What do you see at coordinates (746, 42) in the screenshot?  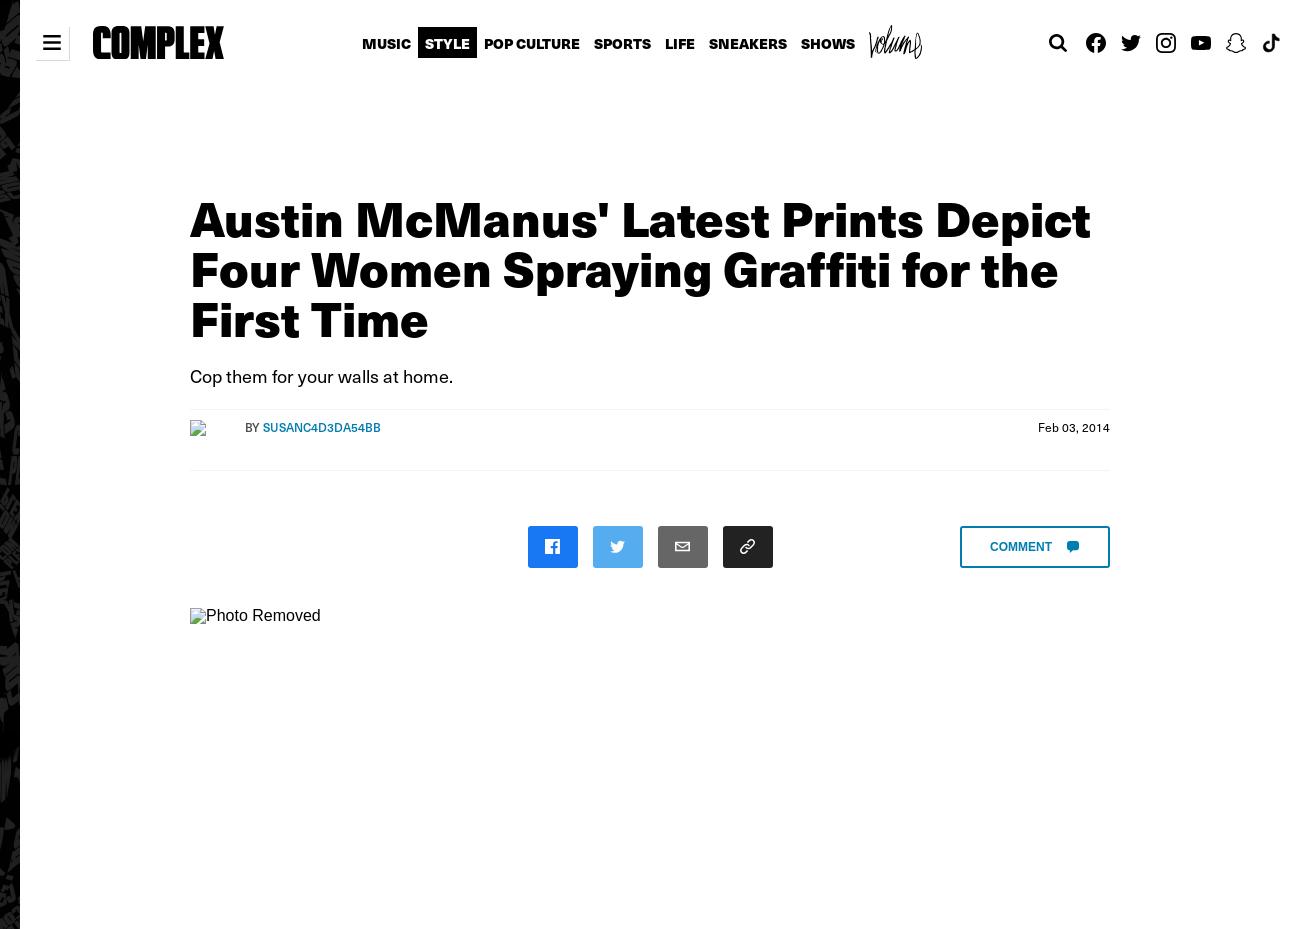 I see `'sneakers'` at bounding box center [746, 42].